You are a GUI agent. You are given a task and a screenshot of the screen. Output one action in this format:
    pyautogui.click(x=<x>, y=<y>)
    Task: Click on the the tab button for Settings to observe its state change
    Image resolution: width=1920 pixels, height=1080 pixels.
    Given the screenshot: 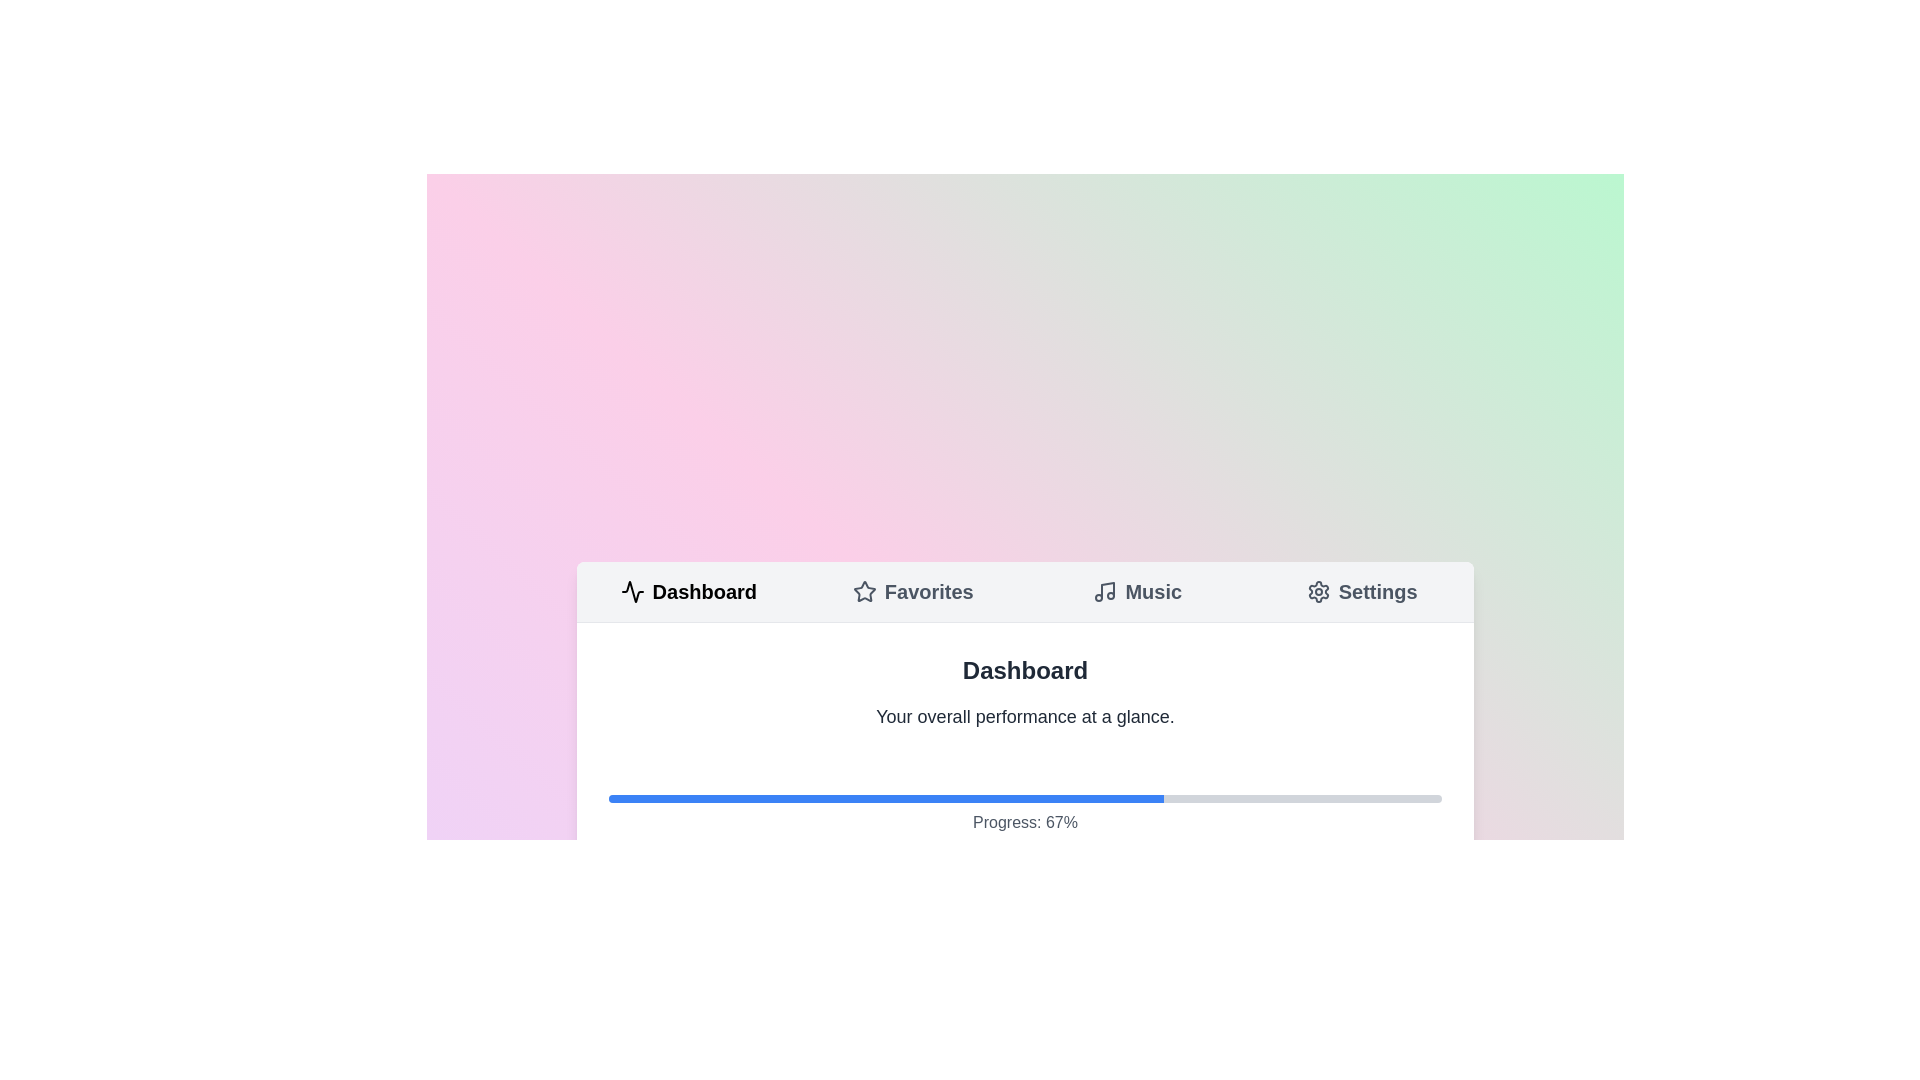 What is the action you would take?
    pyautogui.click(x=1361, y=590)
    